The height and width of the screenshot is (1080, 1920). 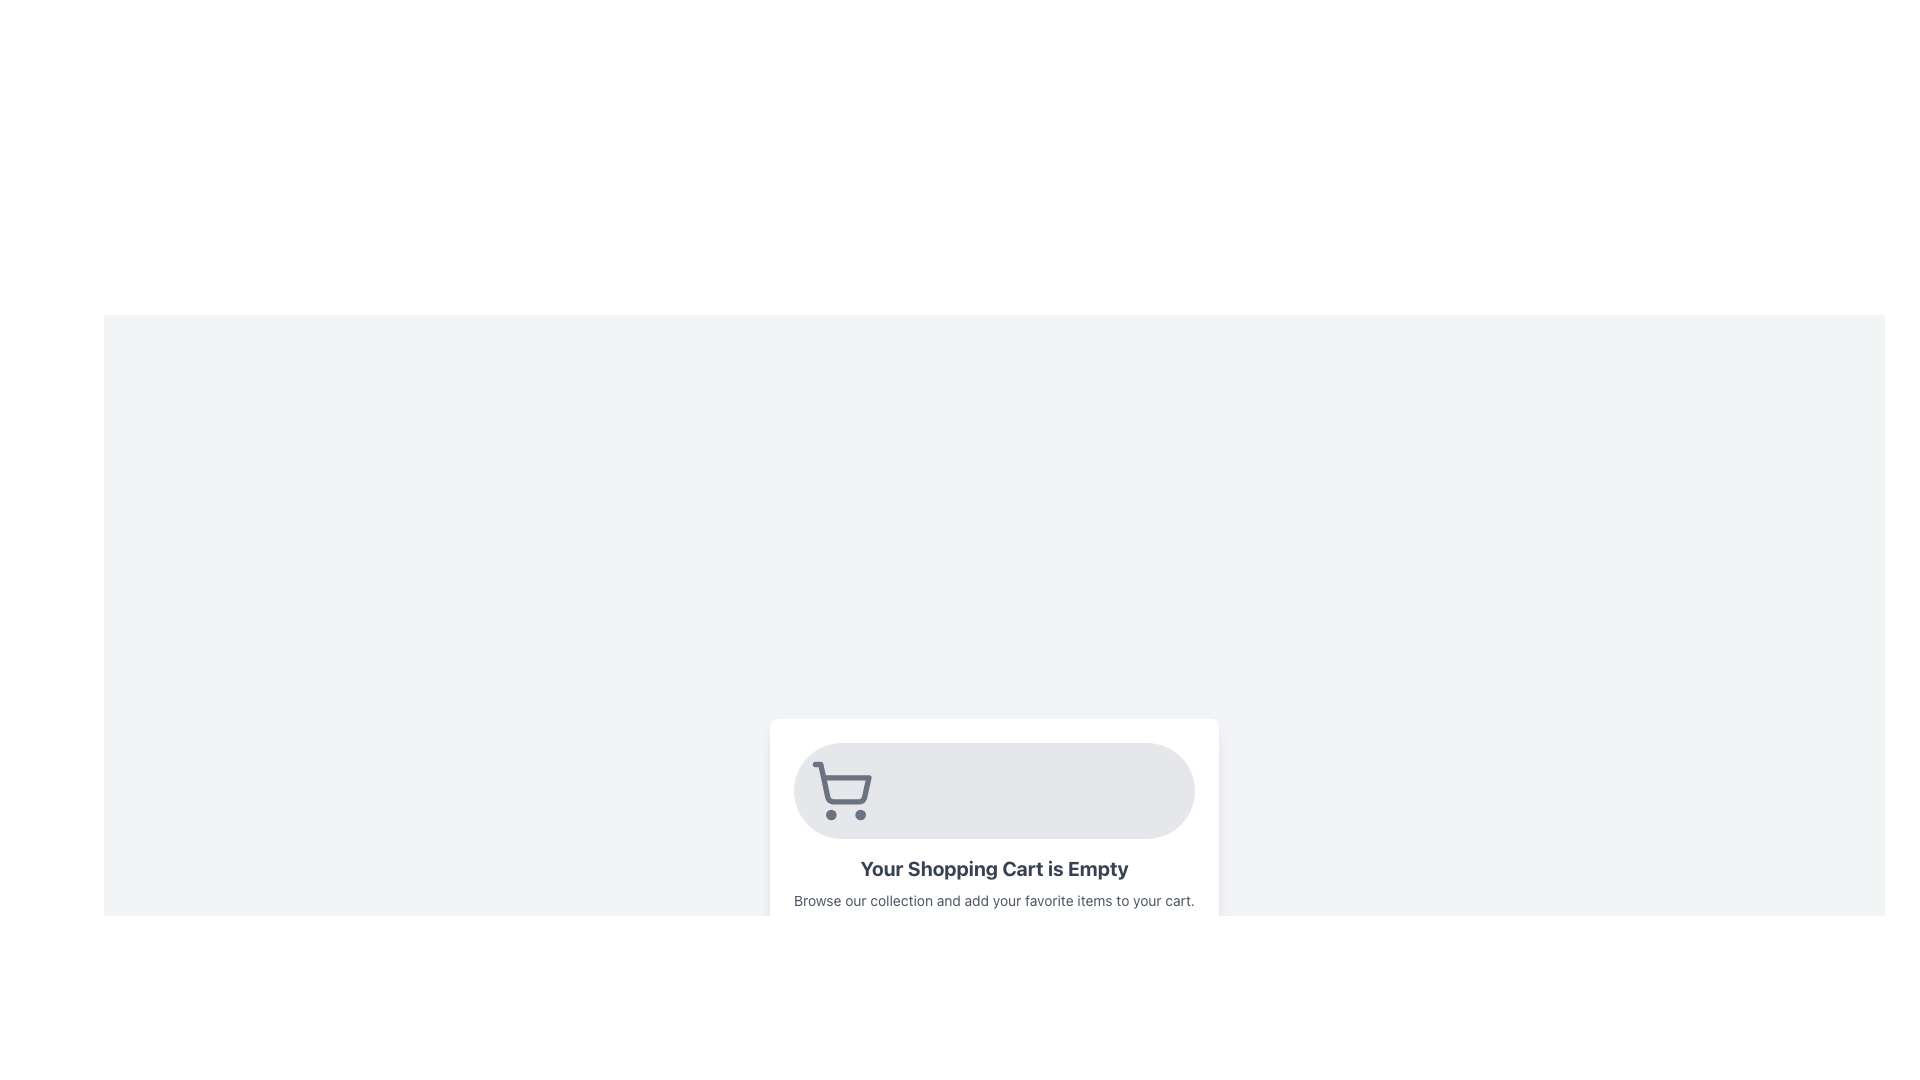 What do you see at coordinates (842, 789) in the screenshot?
I see `the shopping cart icon which is visually represented on a rounded rectangular gray background, located above the text 'Your Shopping Cart is Empty'` at bounding box center [842, 789].